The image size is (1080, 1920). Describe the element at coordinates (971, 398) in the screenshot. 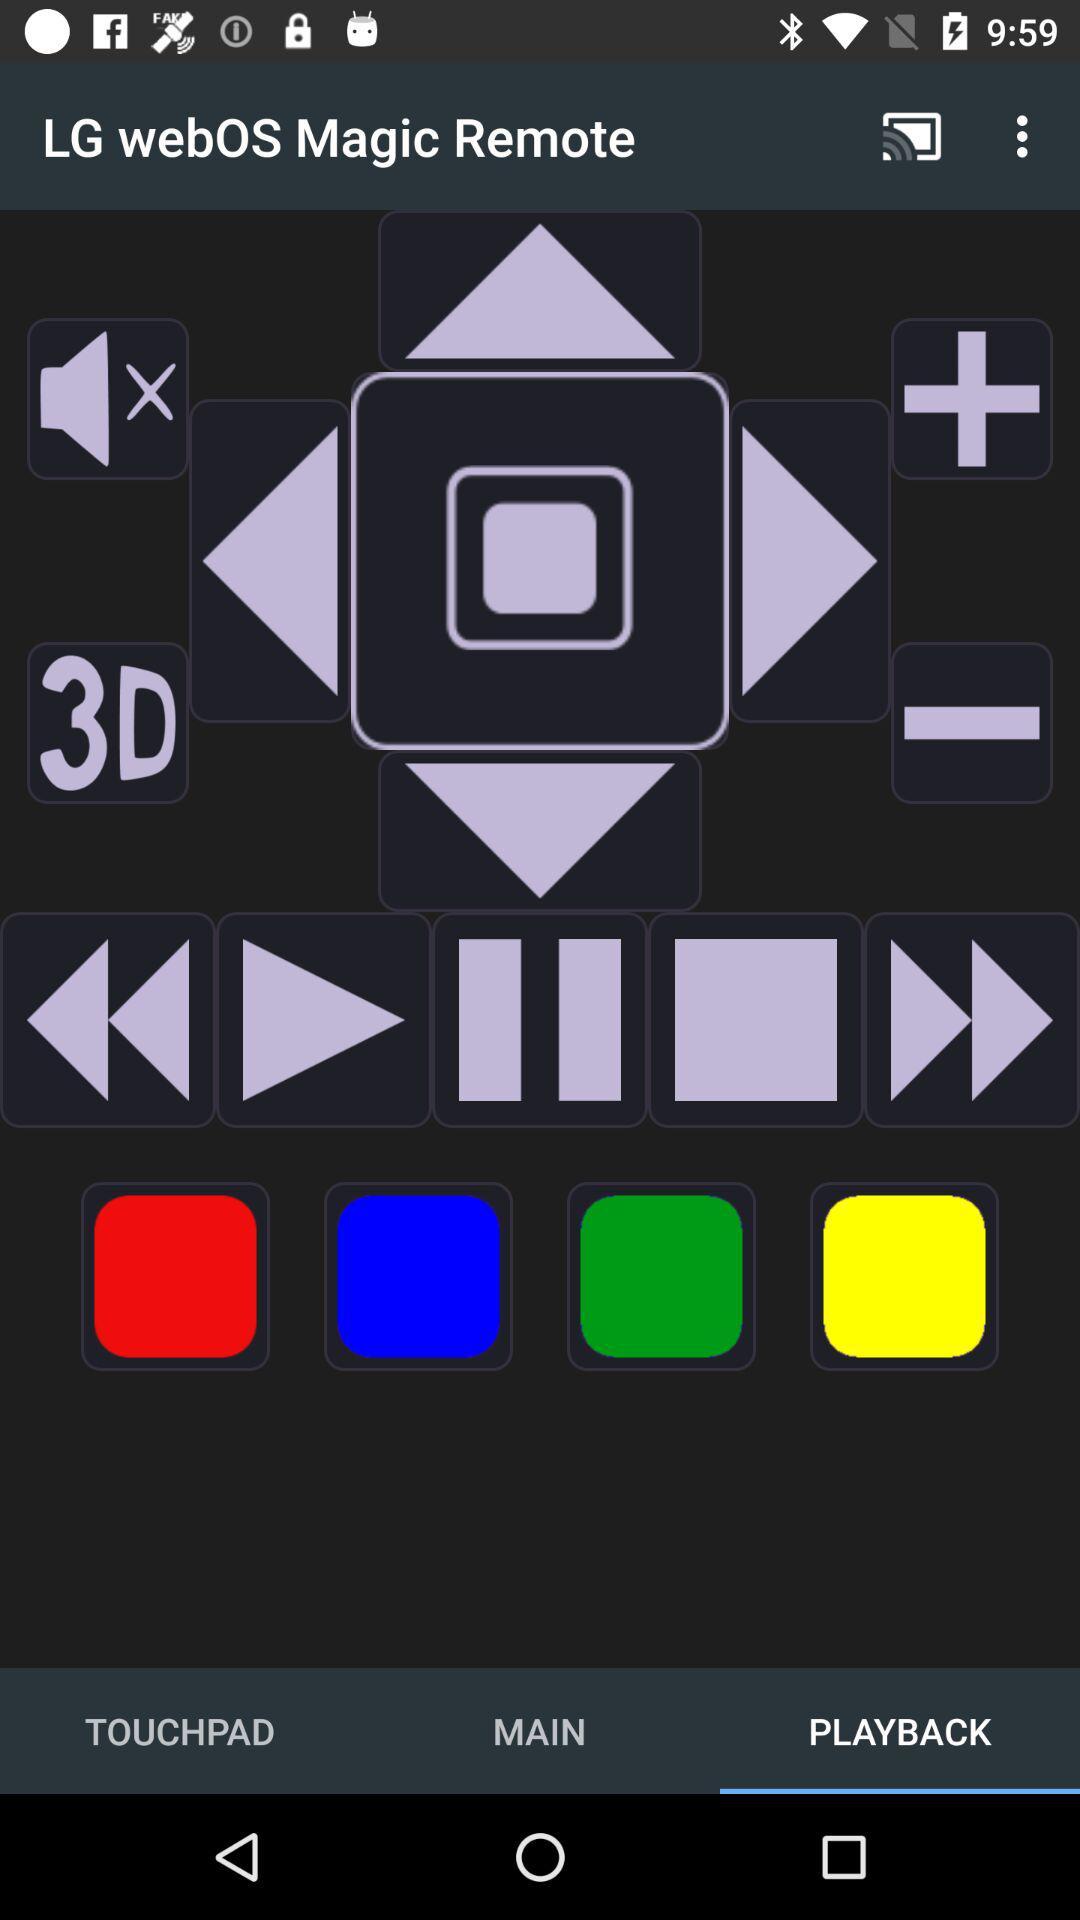

I see `channel up` at that location.